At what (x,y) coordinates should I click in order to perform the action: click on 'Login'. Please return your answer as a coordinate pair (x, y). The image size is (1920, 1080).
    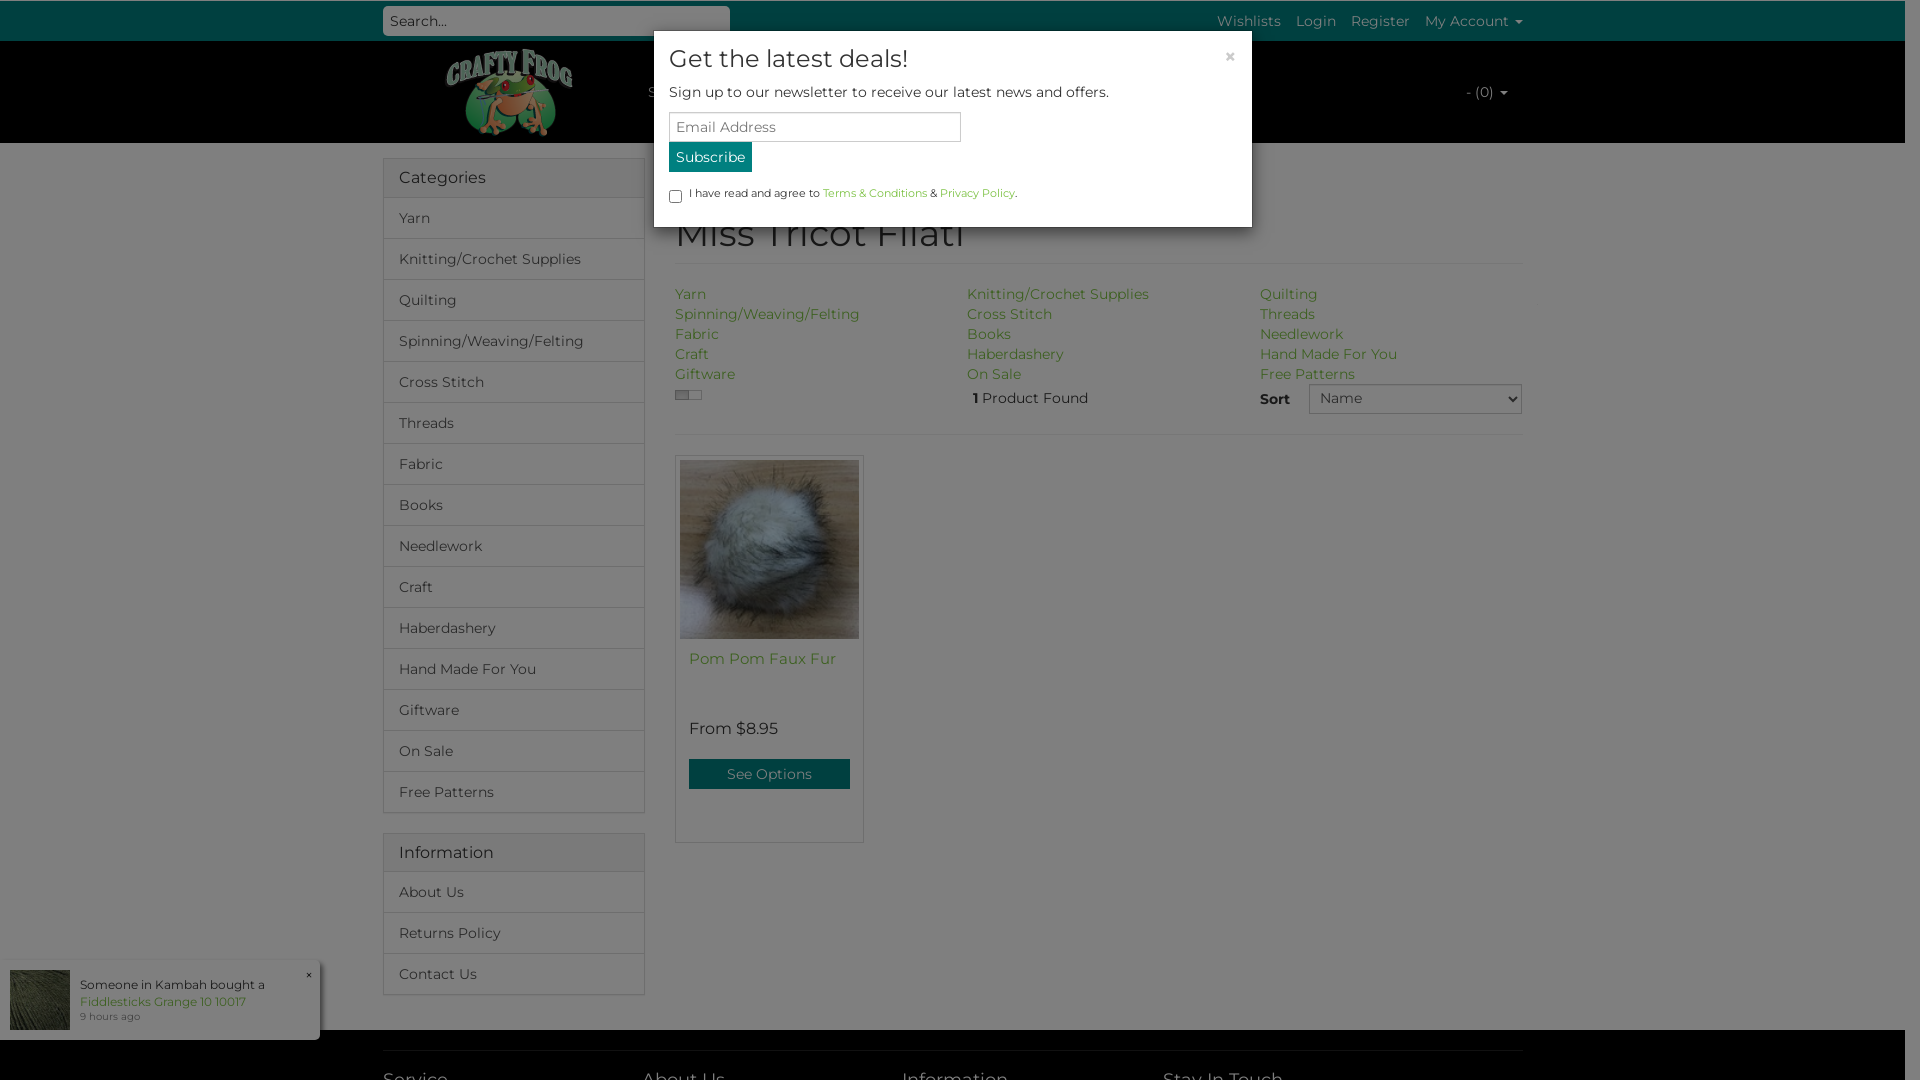
    Looking at the image, I should click on (1315, 20).